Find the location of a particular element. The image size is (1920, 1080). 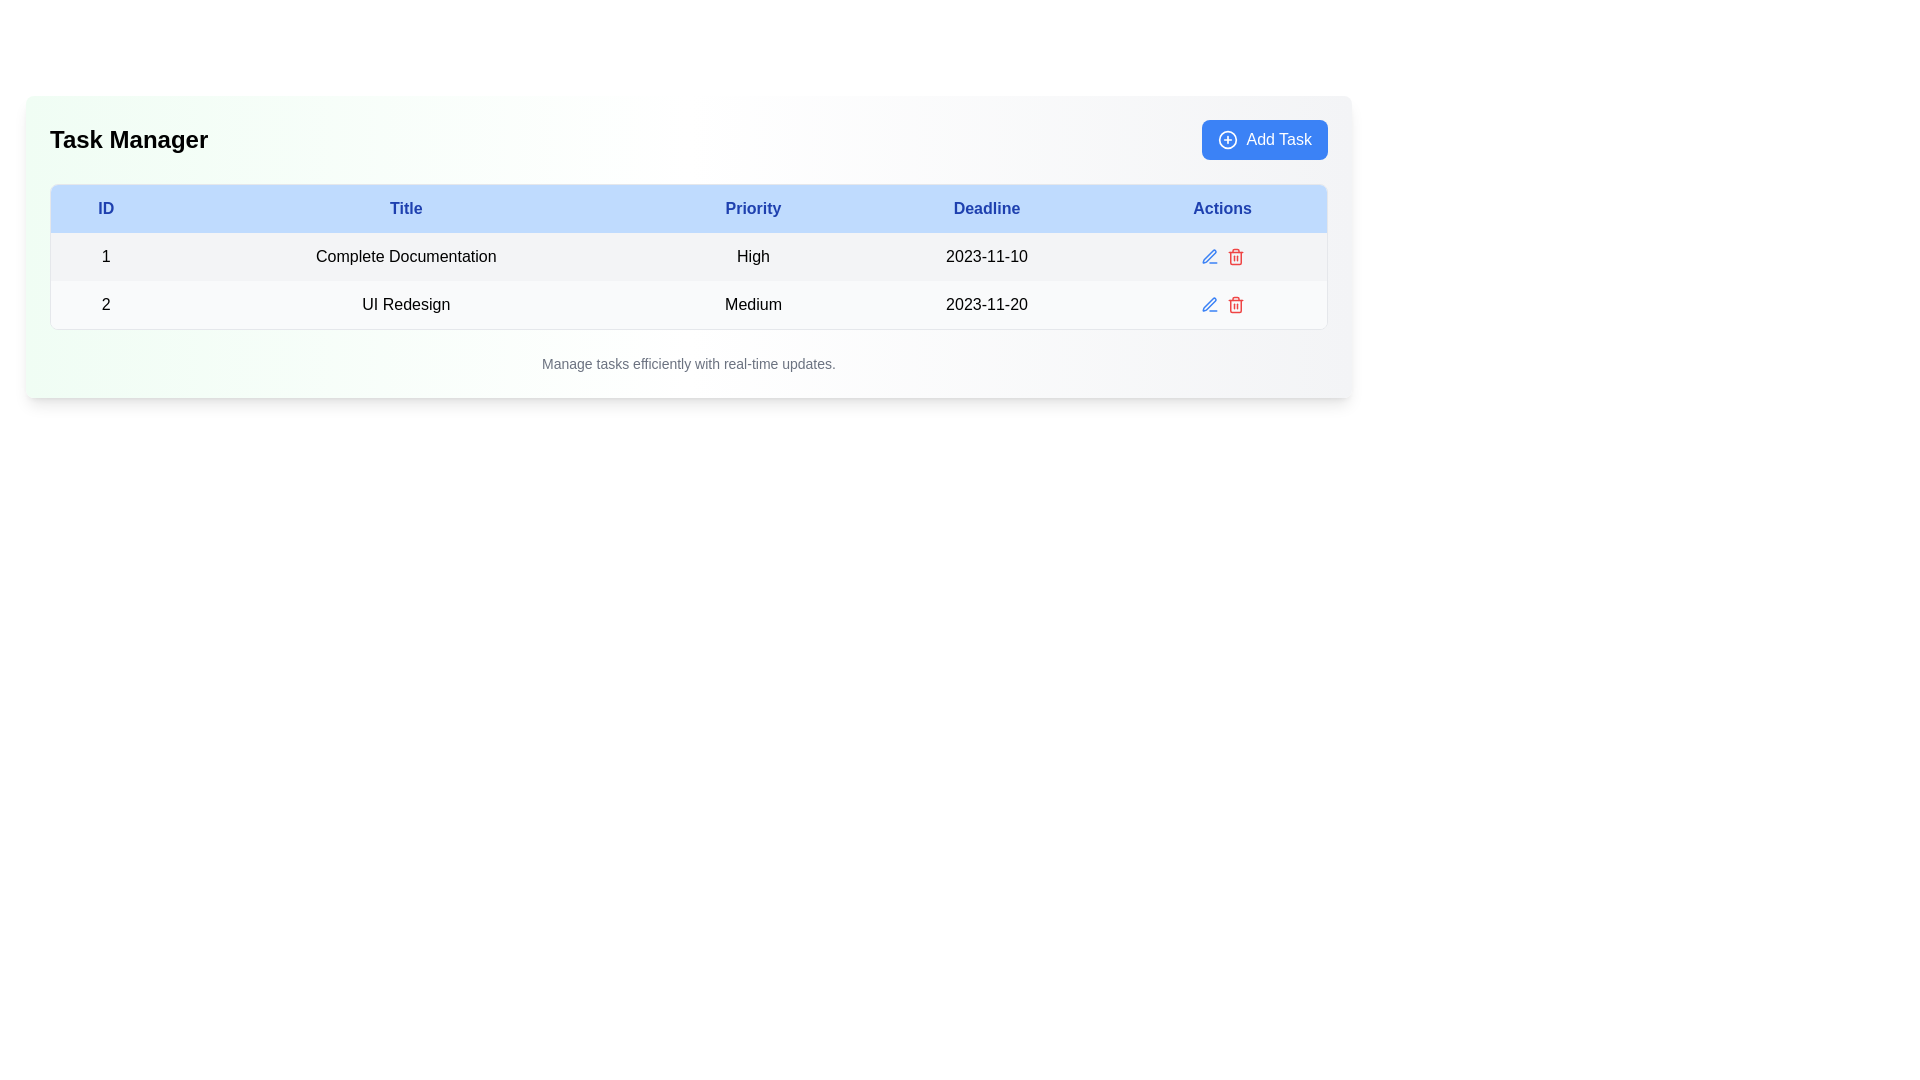

the small red trash icon in the 'Actions' section of the second row of the task management table to trigger its visual effect is located at coordinates (1234, 304).